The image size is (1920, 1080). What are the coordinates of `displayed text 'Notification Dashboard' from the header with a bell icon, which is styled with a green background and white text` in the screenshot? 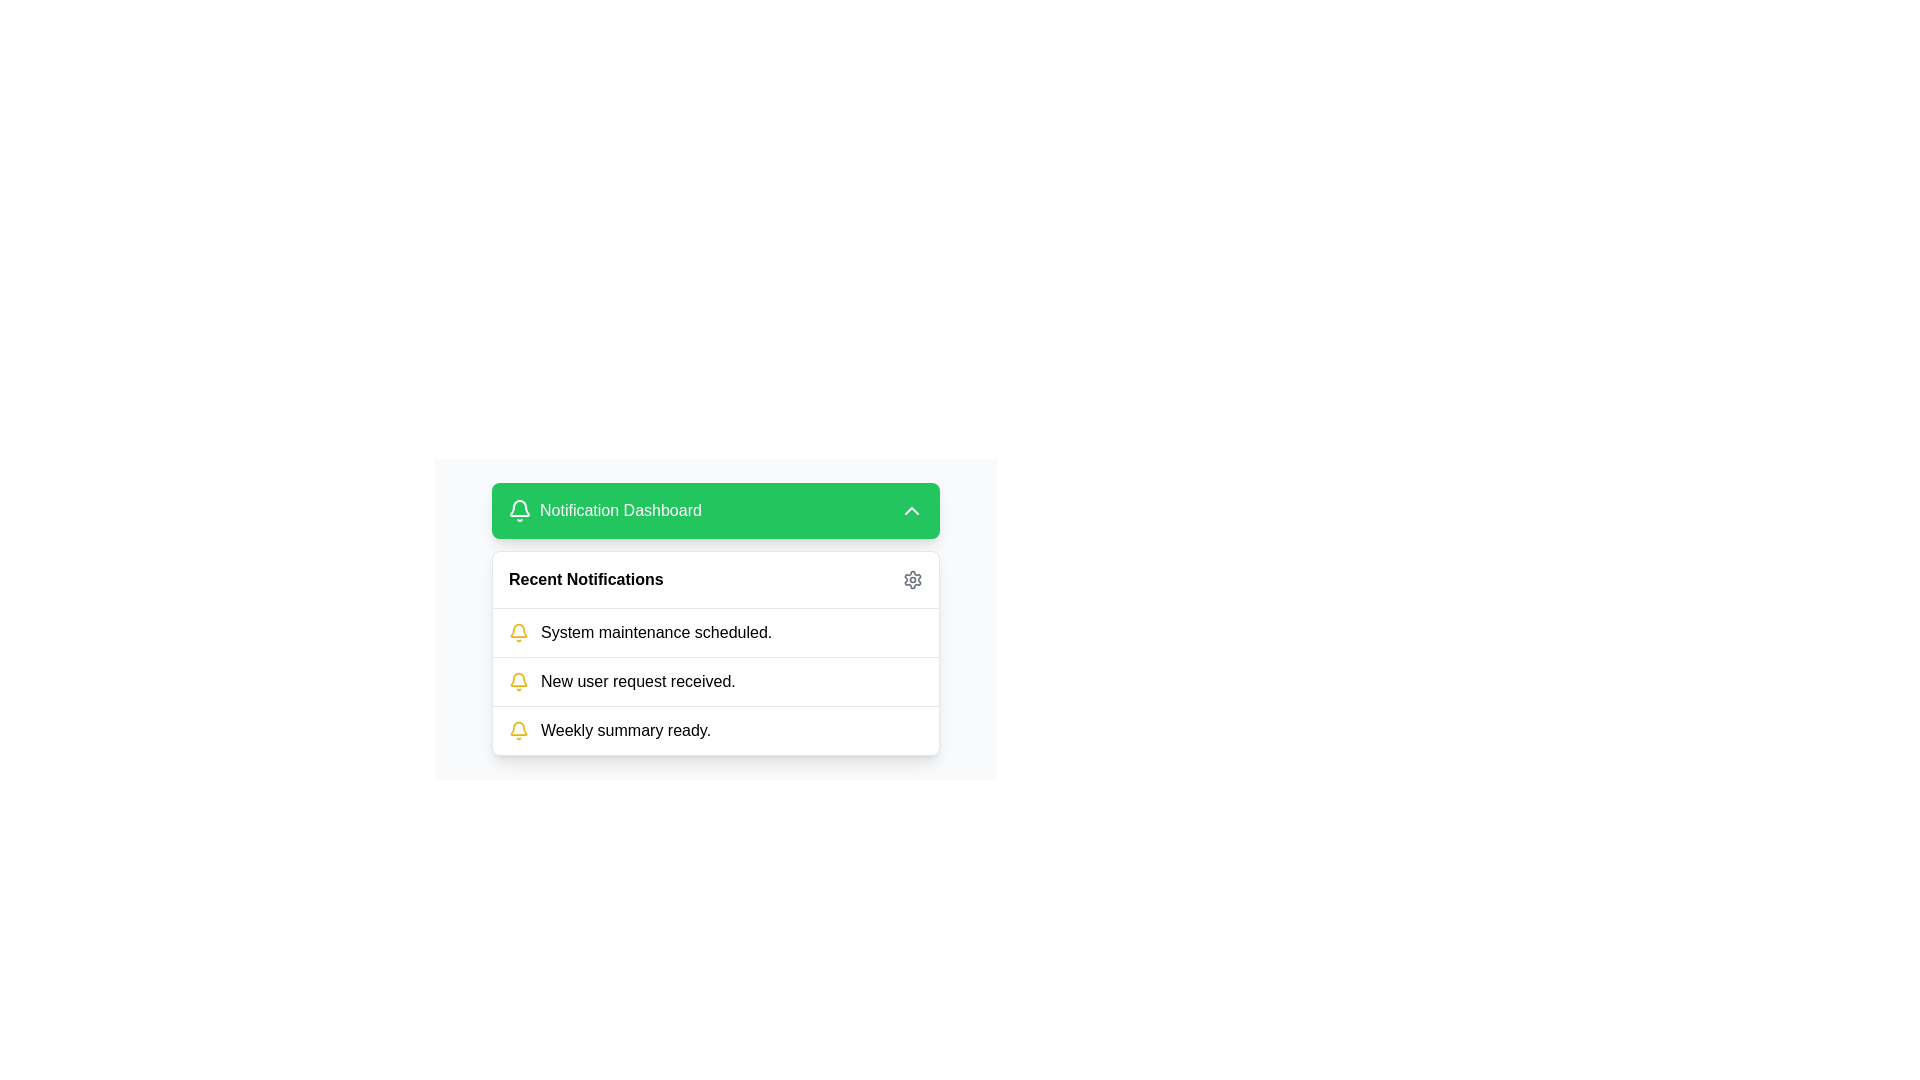 It's located at (603, 509).